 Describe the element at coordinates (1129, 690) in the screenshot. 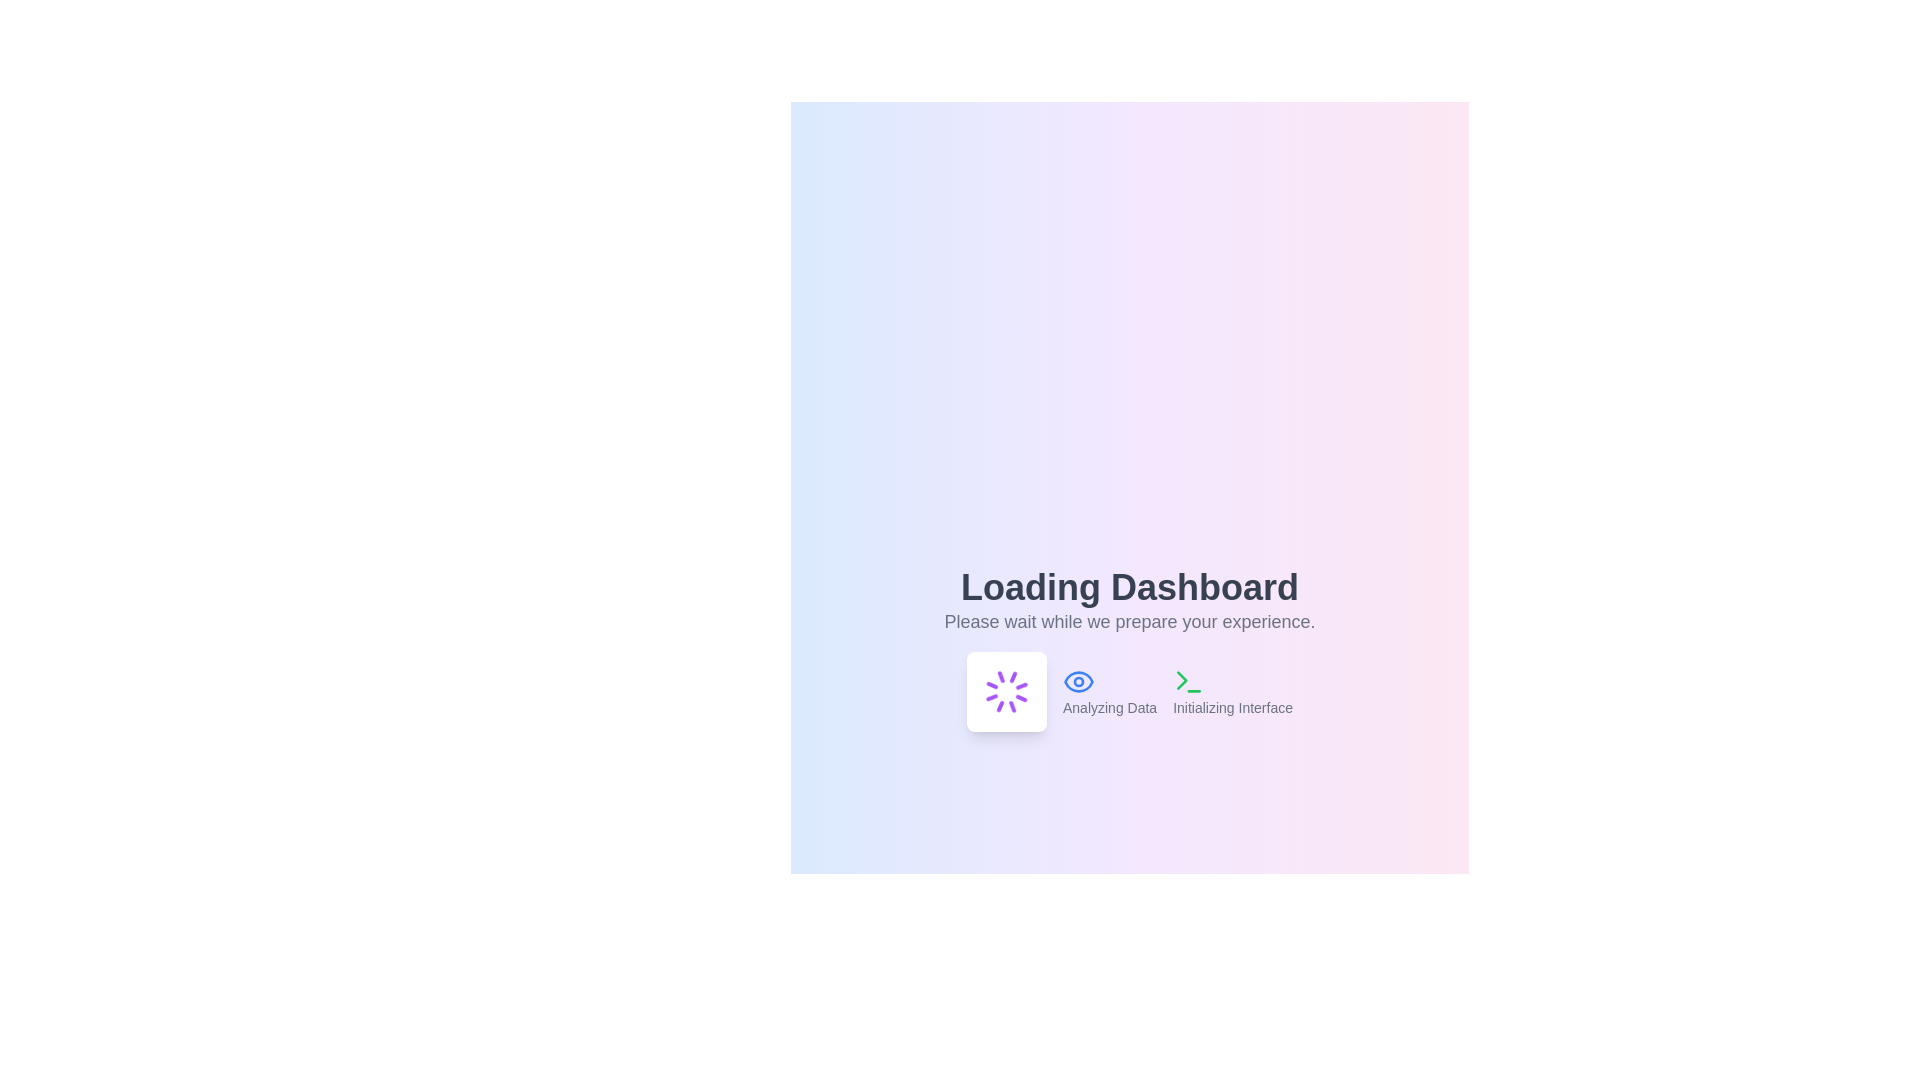

I see `the status reporting area that indicates the current status of processes being executed, located centrally below the header 'Loading Dashboard'` at that location.